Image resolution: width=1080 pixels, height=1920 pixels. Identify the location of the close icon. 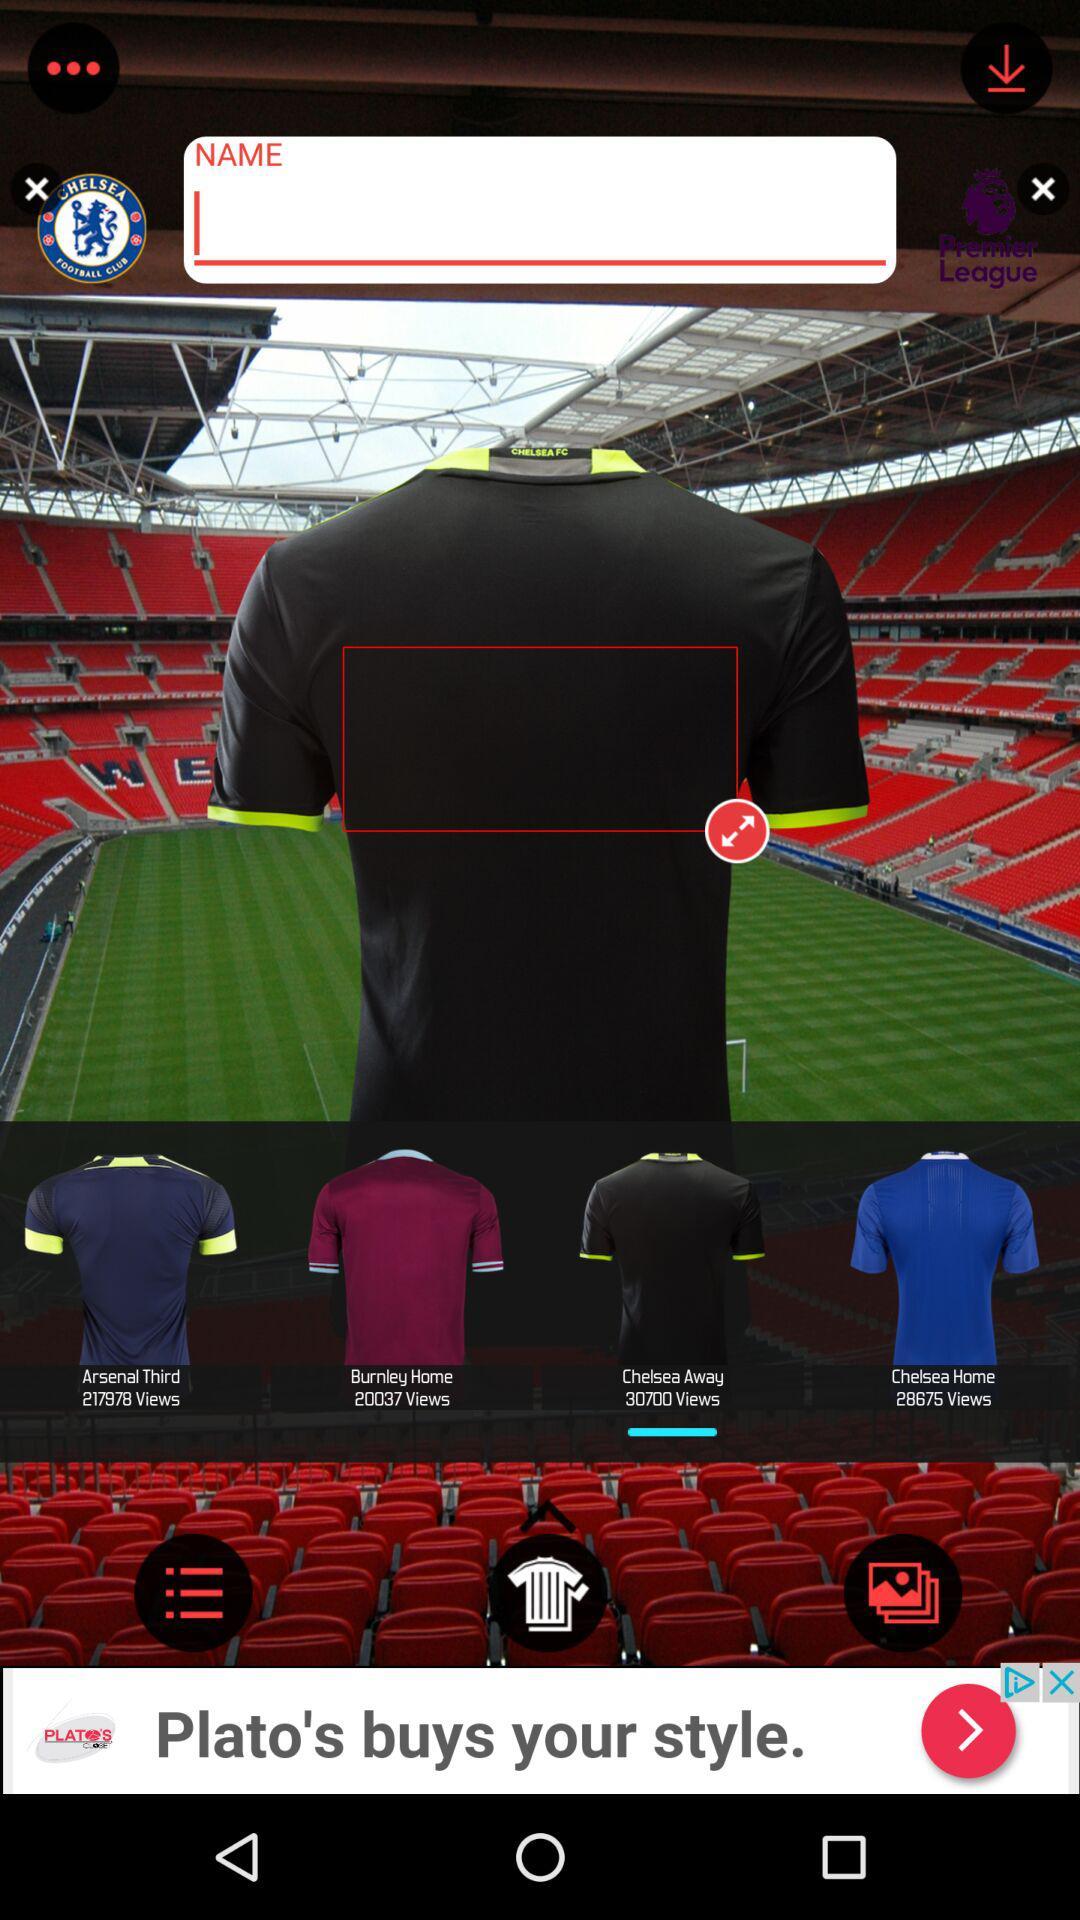
(1047, 188).